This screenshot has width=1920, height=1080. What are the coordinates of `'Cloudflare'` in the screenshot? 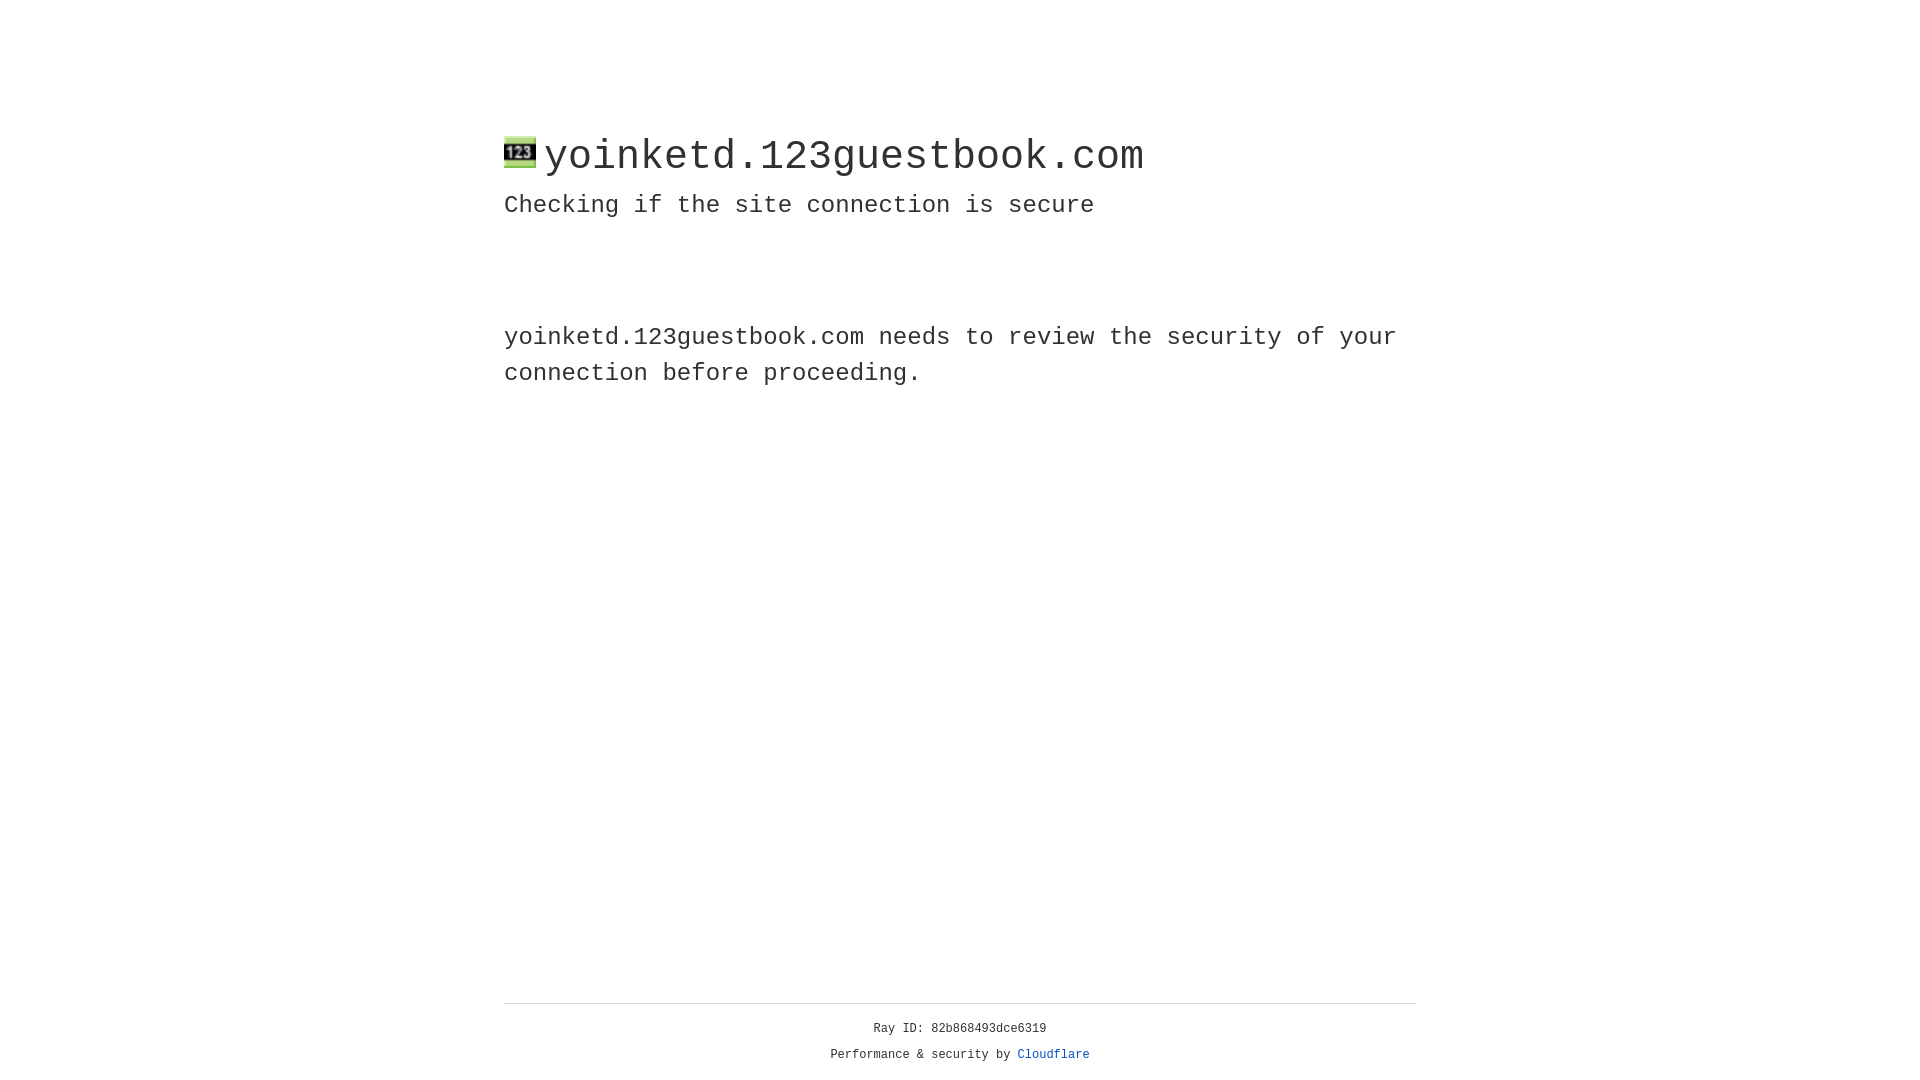 It's located at (1017, 1054).